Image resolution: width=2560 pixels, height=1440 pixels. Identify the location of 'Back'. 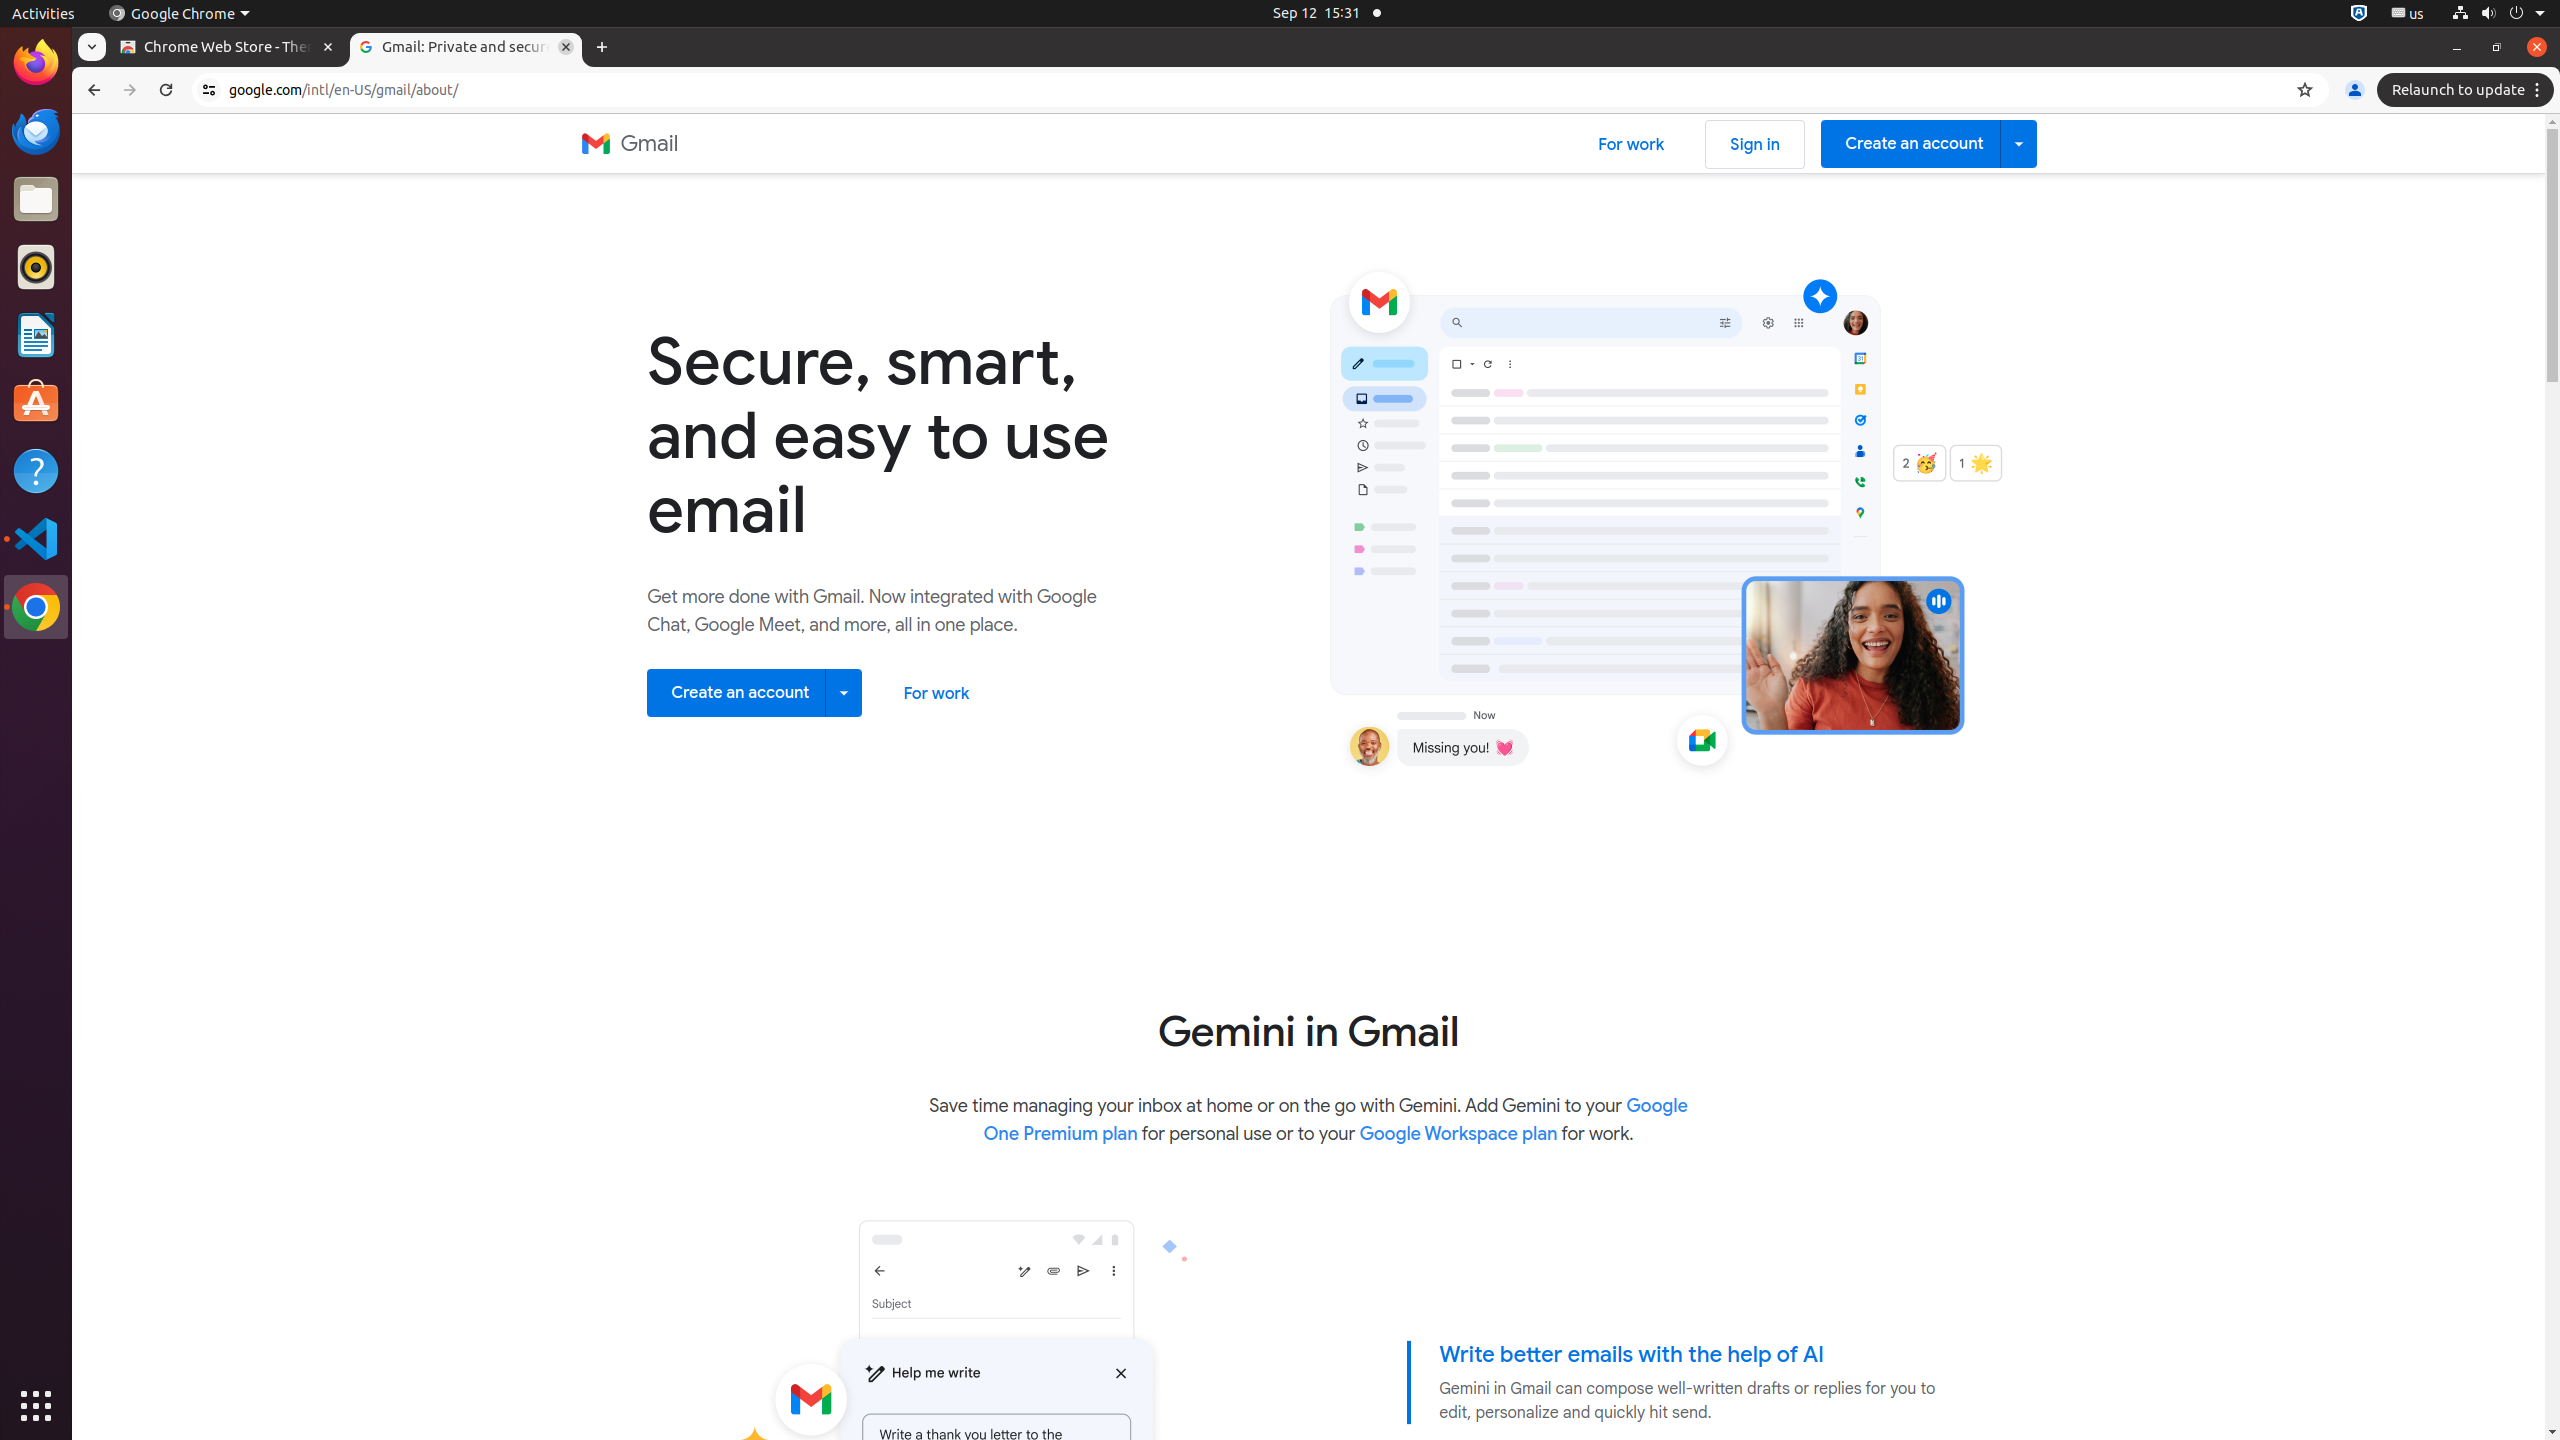
(90, 89).